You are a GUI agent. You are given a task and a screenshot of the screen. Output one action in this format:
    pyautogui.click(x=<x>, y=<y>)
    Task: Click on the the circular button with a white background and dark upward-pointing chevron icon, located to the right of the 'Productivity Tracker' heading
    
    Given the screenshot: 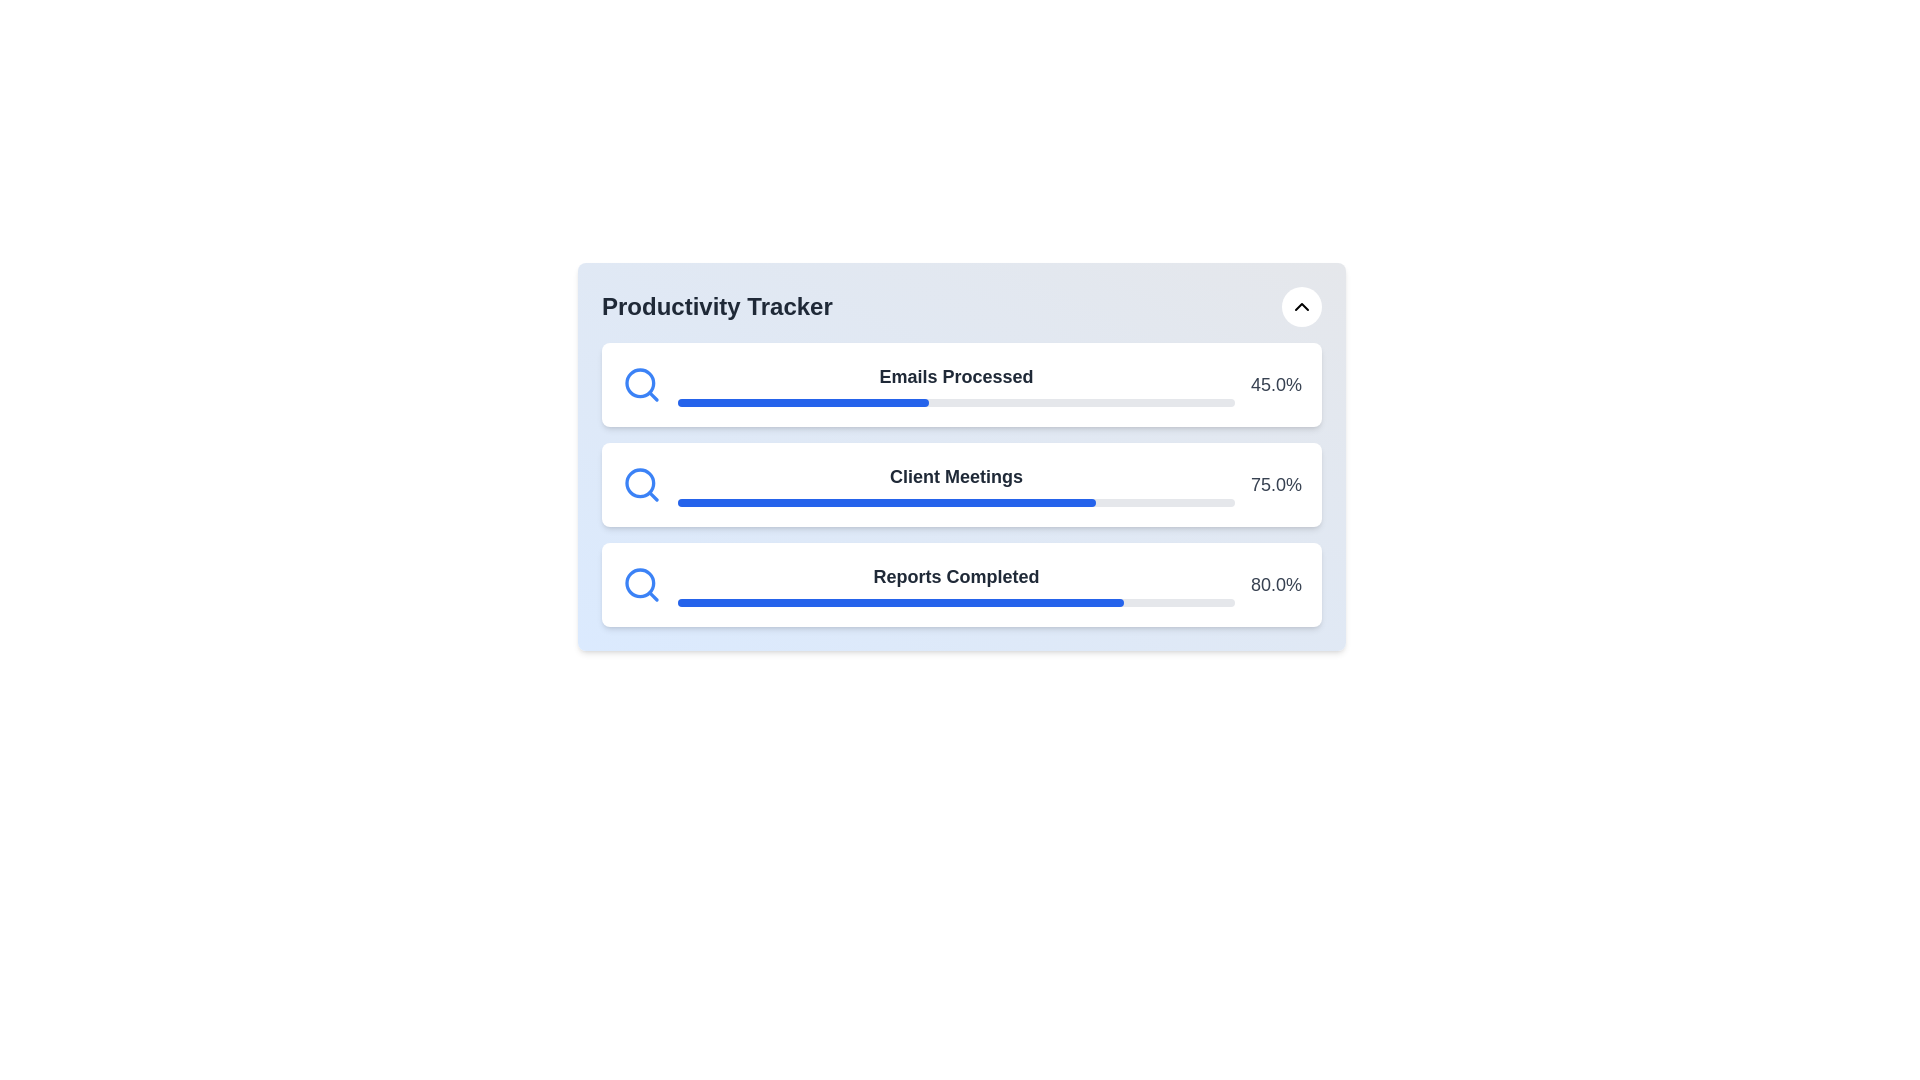 What is the action you would take?
    pyautogui.click(x=1301, y=307)
    